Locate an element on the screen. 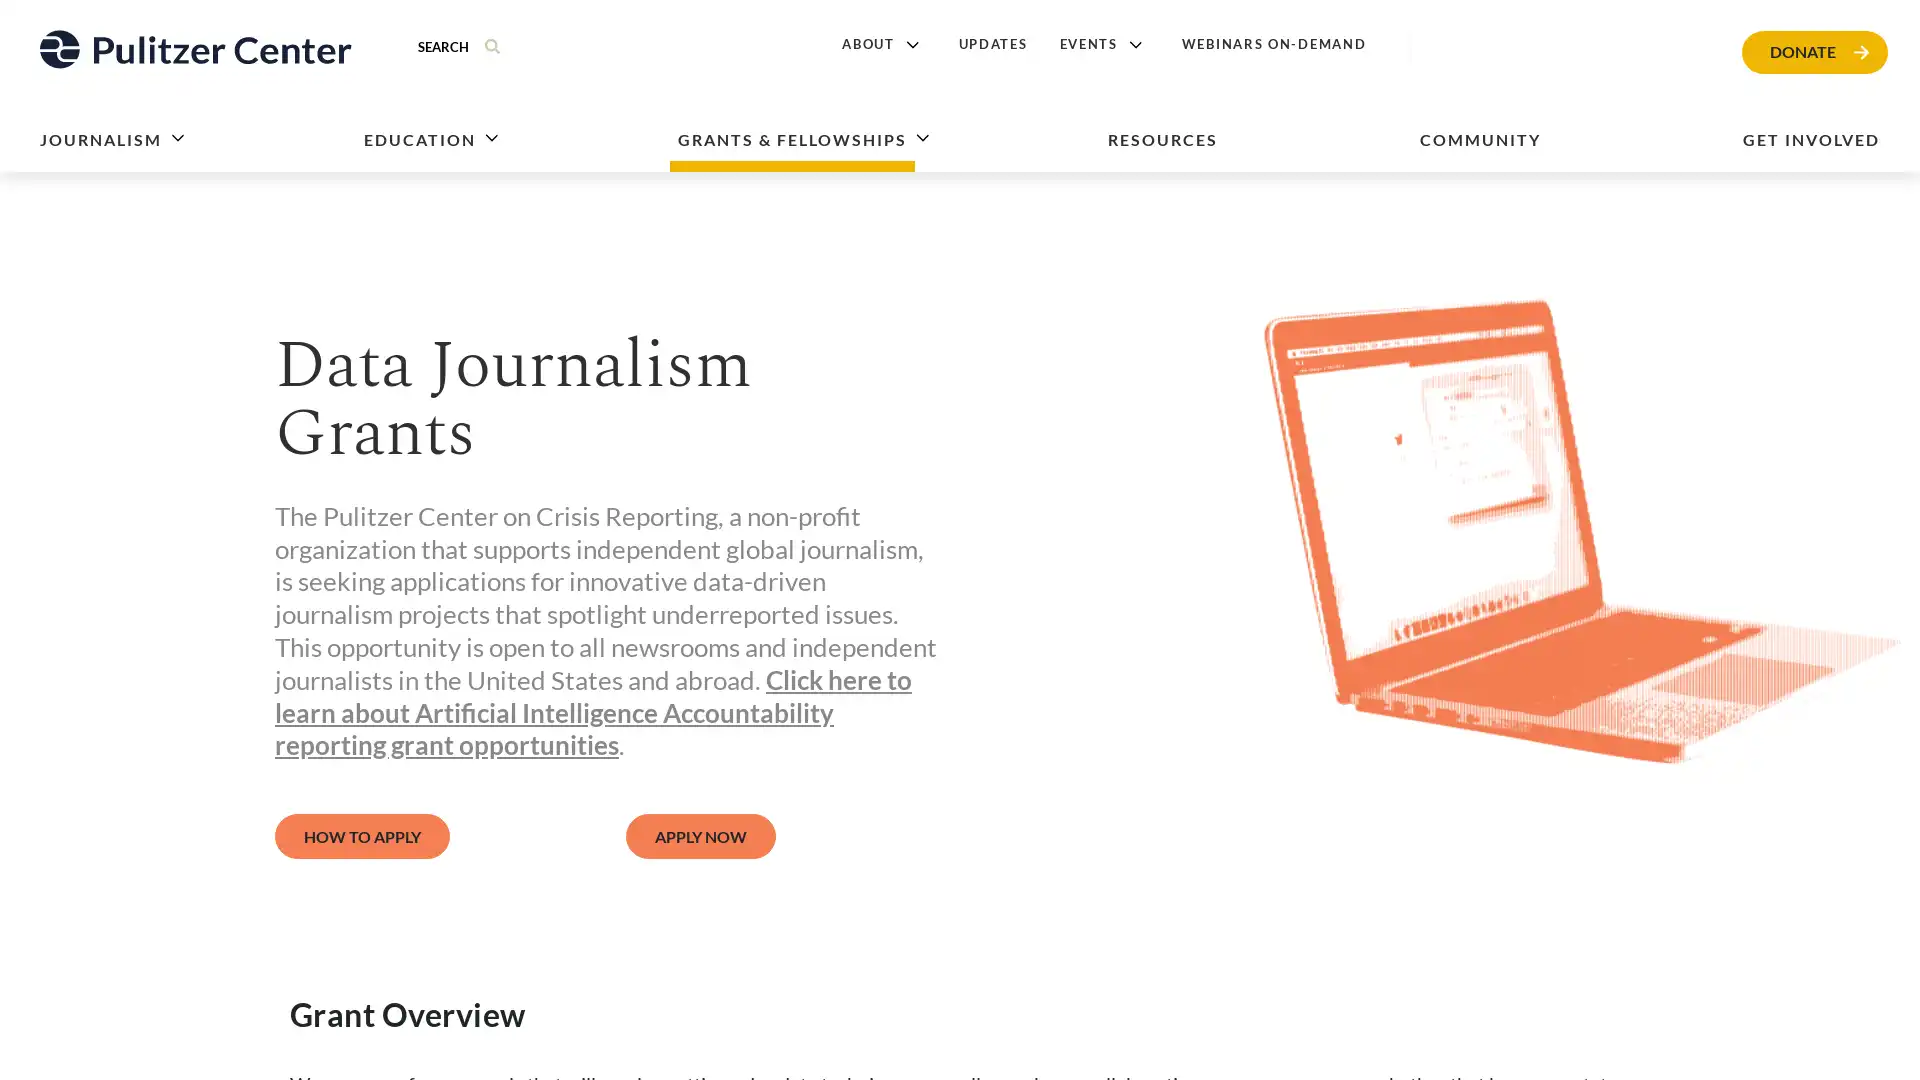 The image size is (1920, 1080). Sign Up For Our Newsletter is located at coordinates (771, 489).